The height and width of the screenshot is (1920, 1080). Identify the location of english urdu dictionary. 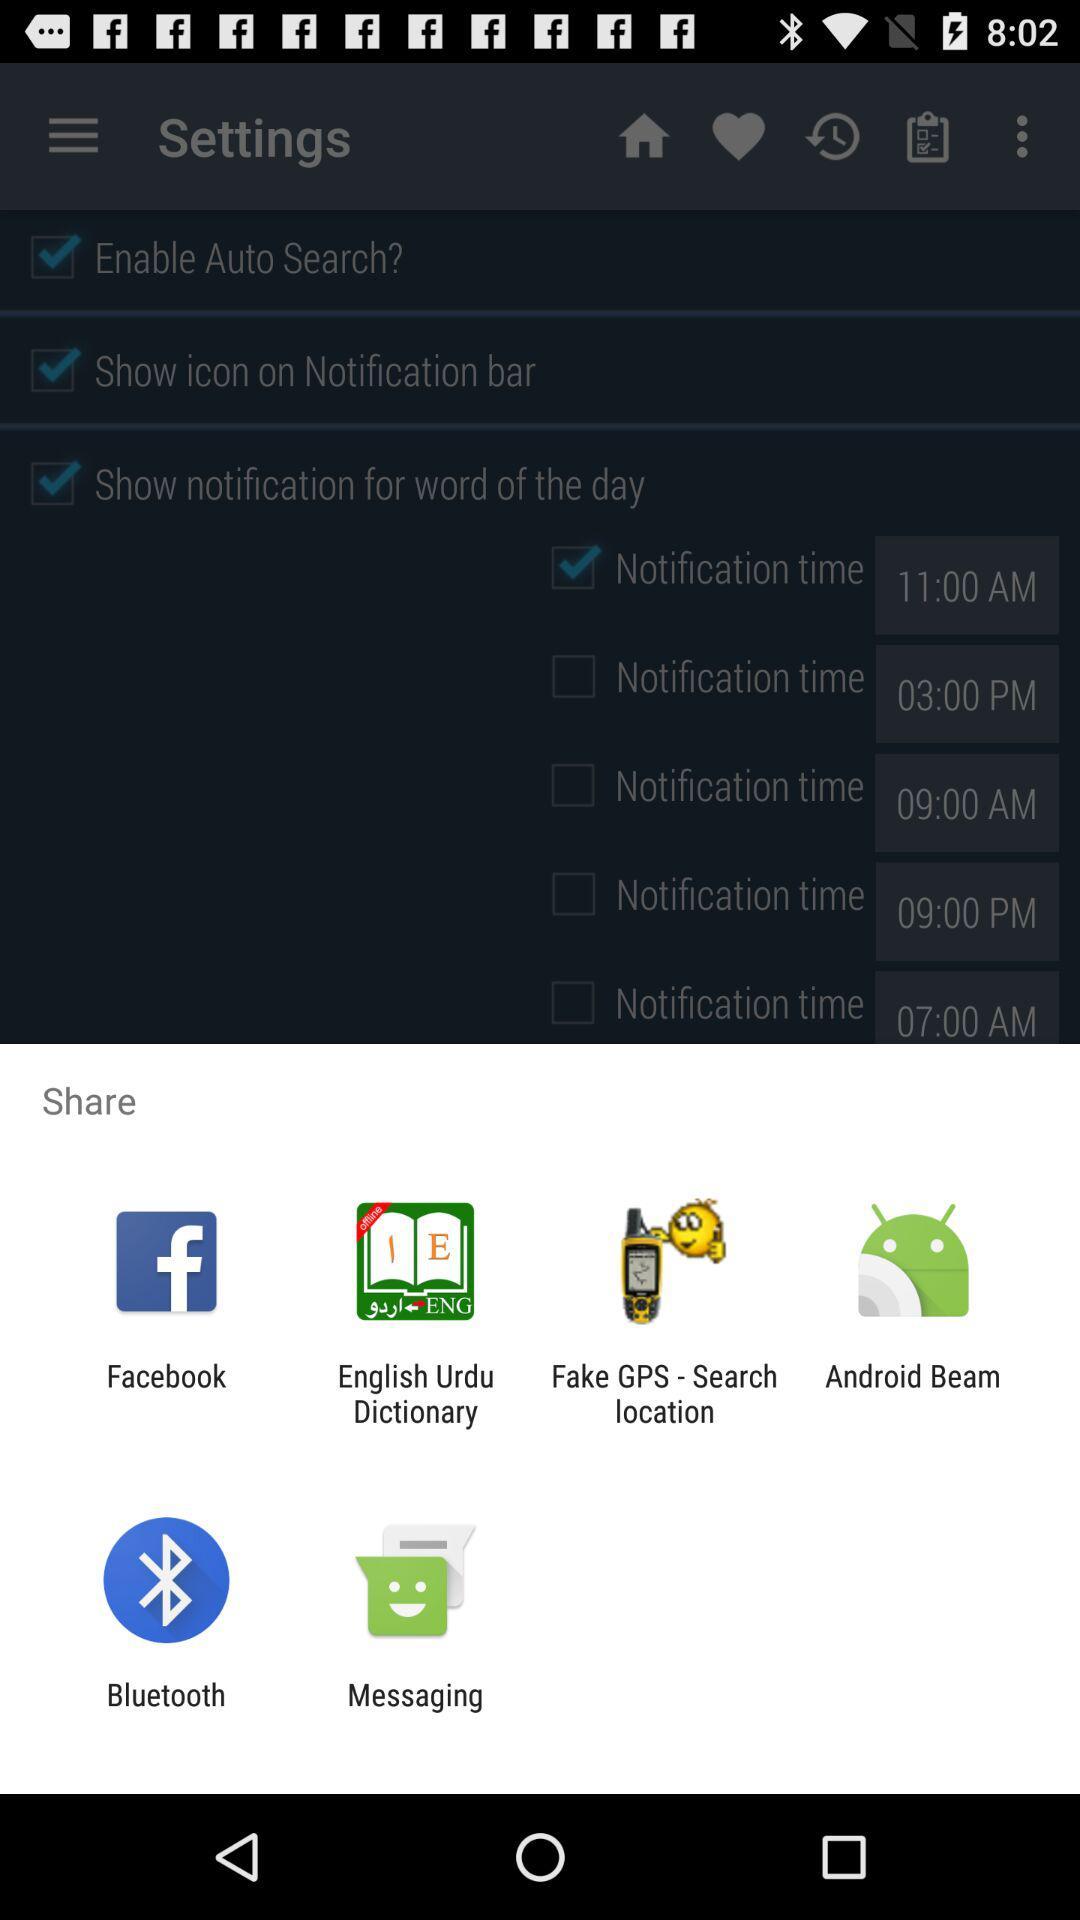
(414, 1392).